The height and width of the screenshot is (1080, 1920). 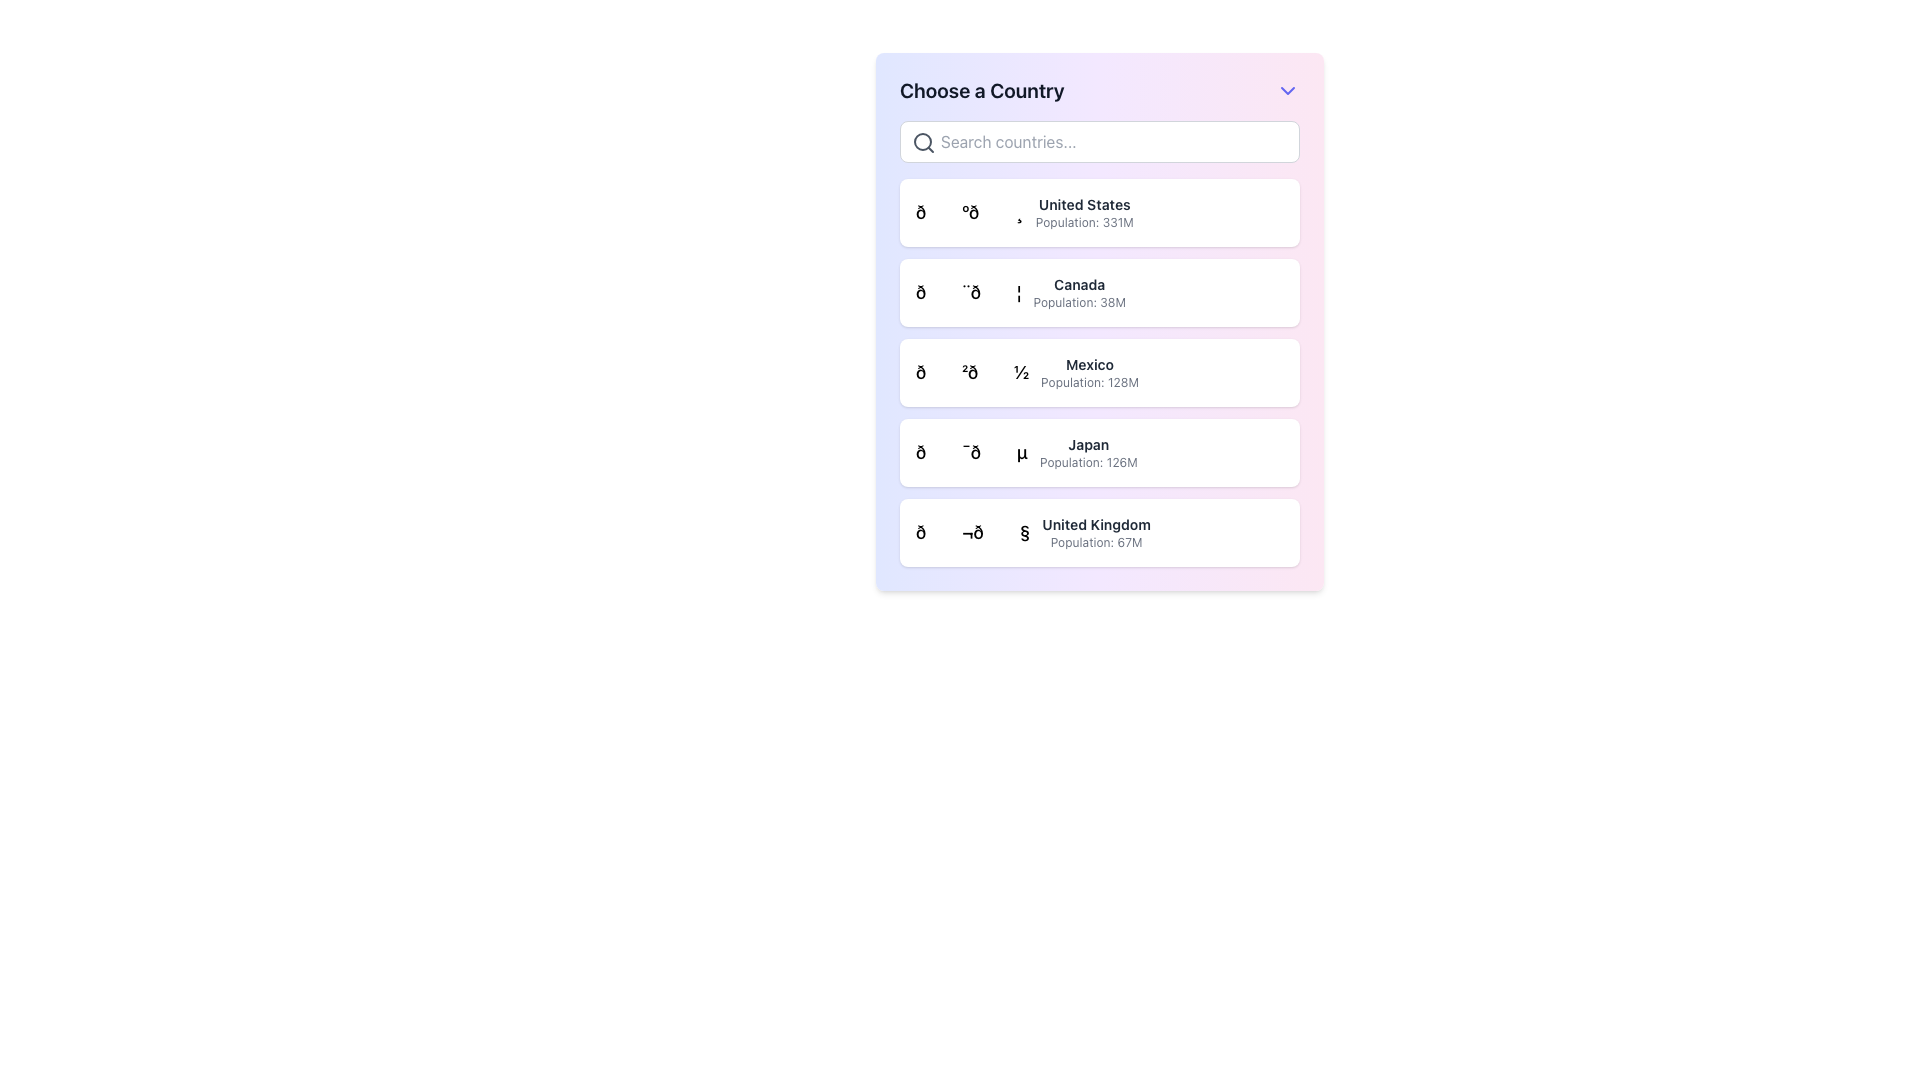 What do you see at coordinates (1078, 285) in the screenshot?
I see `text contained in the Text label that indicates the name of a country, positioned in the second row above the text 'Population: 38M'` at bounding box center [1078, 285].